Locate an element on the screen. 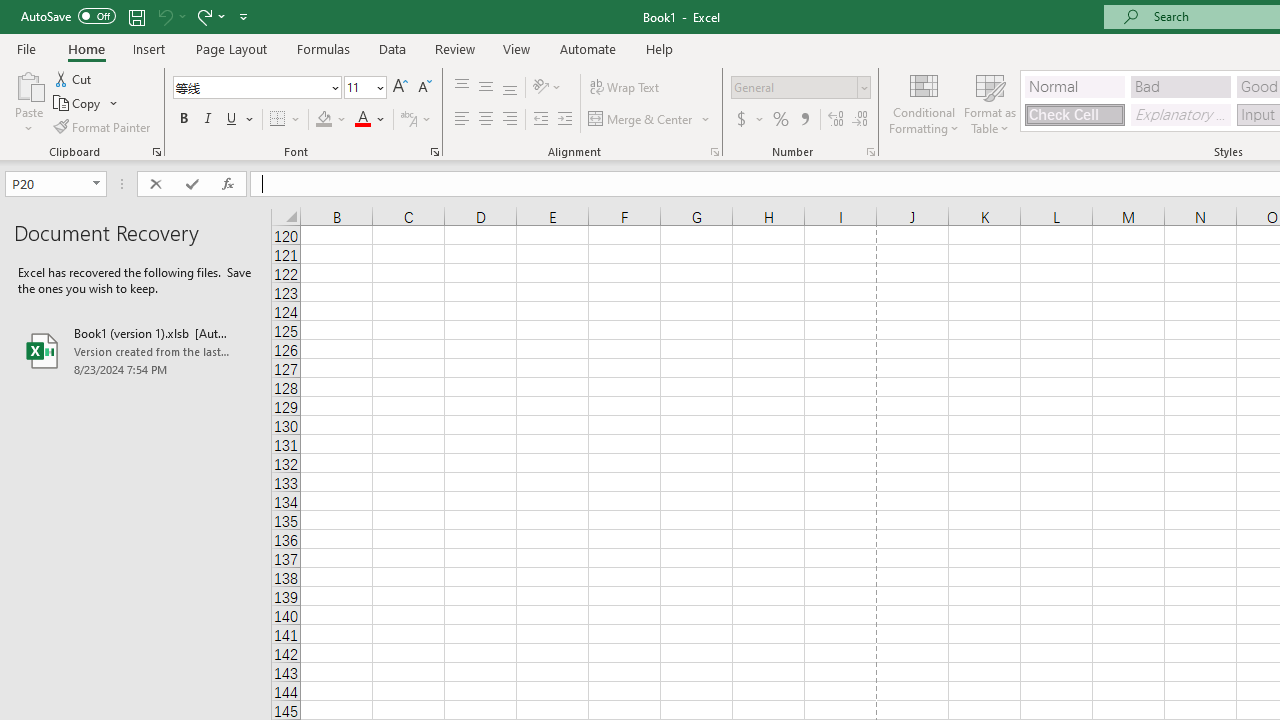  'Conditional Formatting' is located at coordinates (923, 103).